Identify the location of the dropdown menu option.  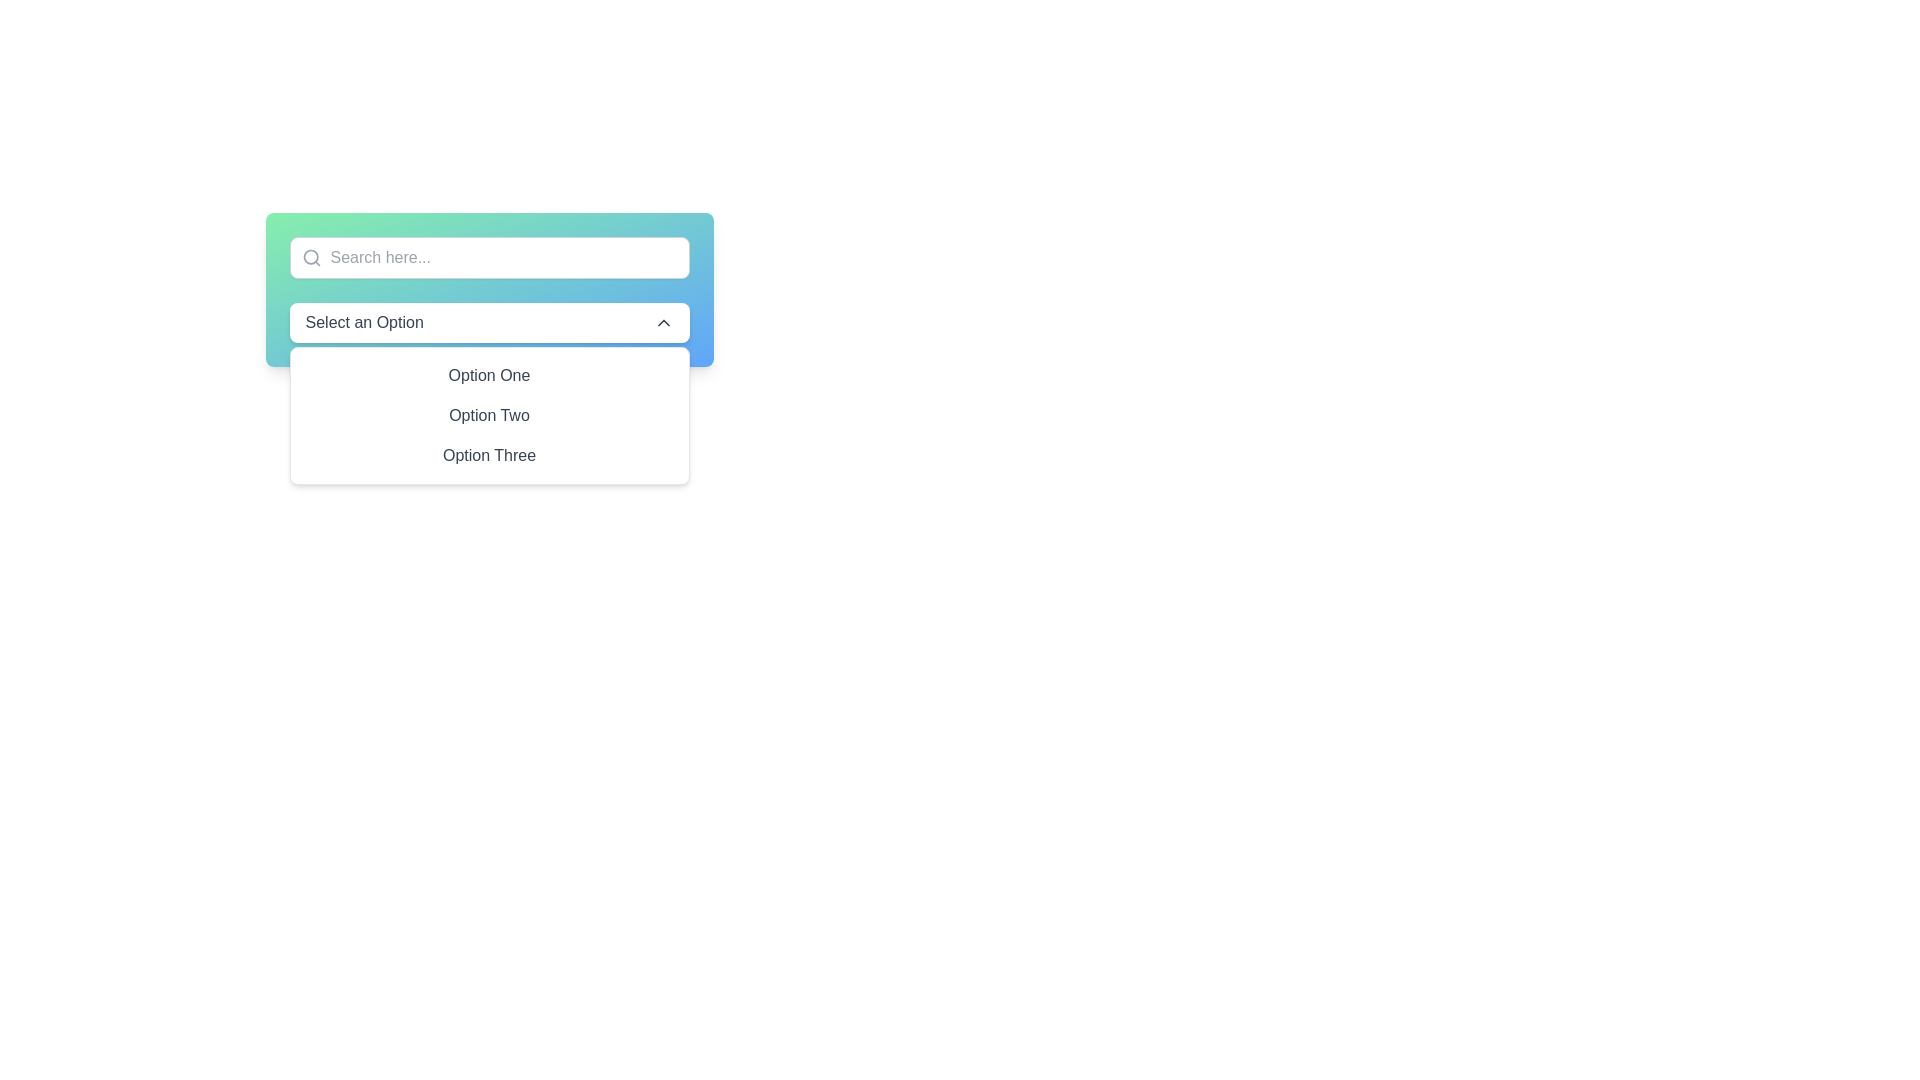
(489, 415).